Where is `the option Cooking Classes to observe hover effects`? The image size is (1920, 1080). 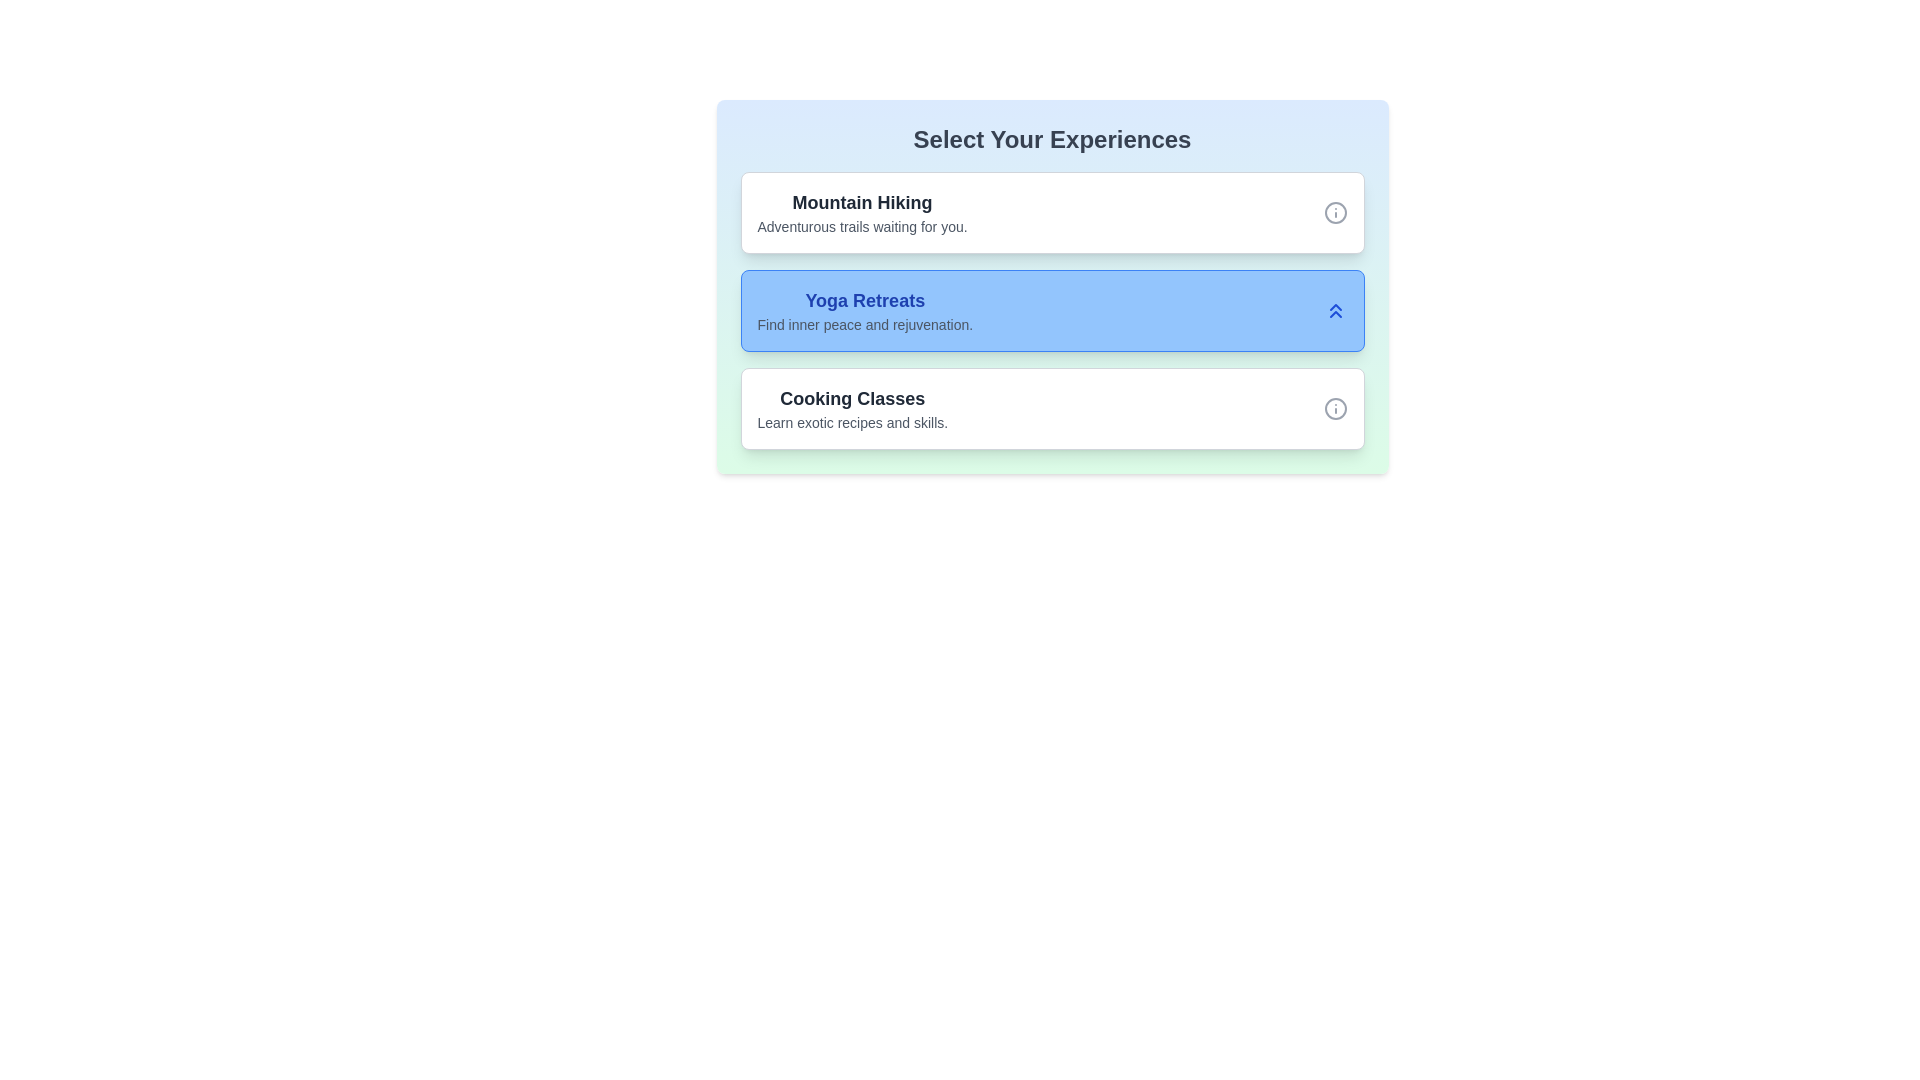
the option Cooking Classes to observe hover effects is located at coordinates (1051, 407).